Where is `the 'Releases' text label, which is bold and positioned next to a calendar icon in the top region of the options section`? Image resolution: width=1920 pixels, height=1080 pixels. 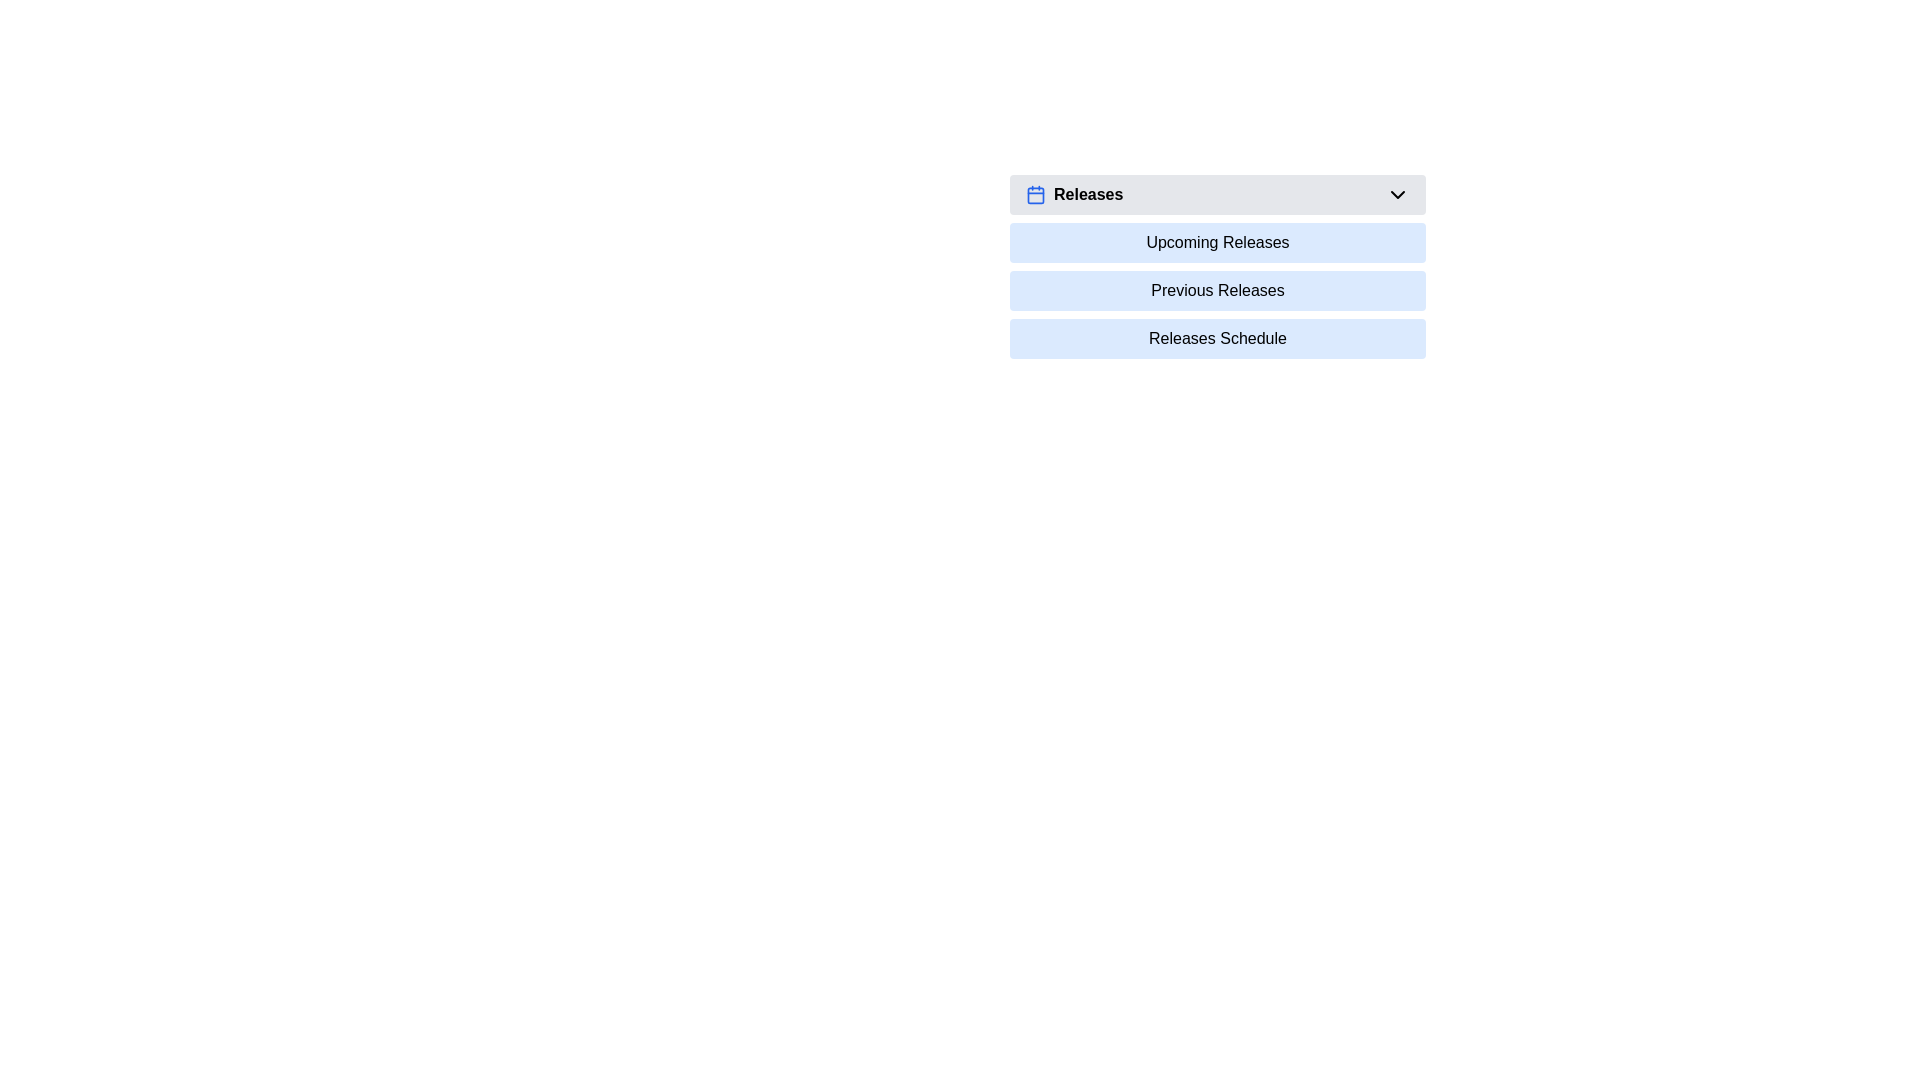
the 'Releases' text label, which is bold and positioned next to a calendar icon in the top region of the options section is located at coordinates (1087, 195).